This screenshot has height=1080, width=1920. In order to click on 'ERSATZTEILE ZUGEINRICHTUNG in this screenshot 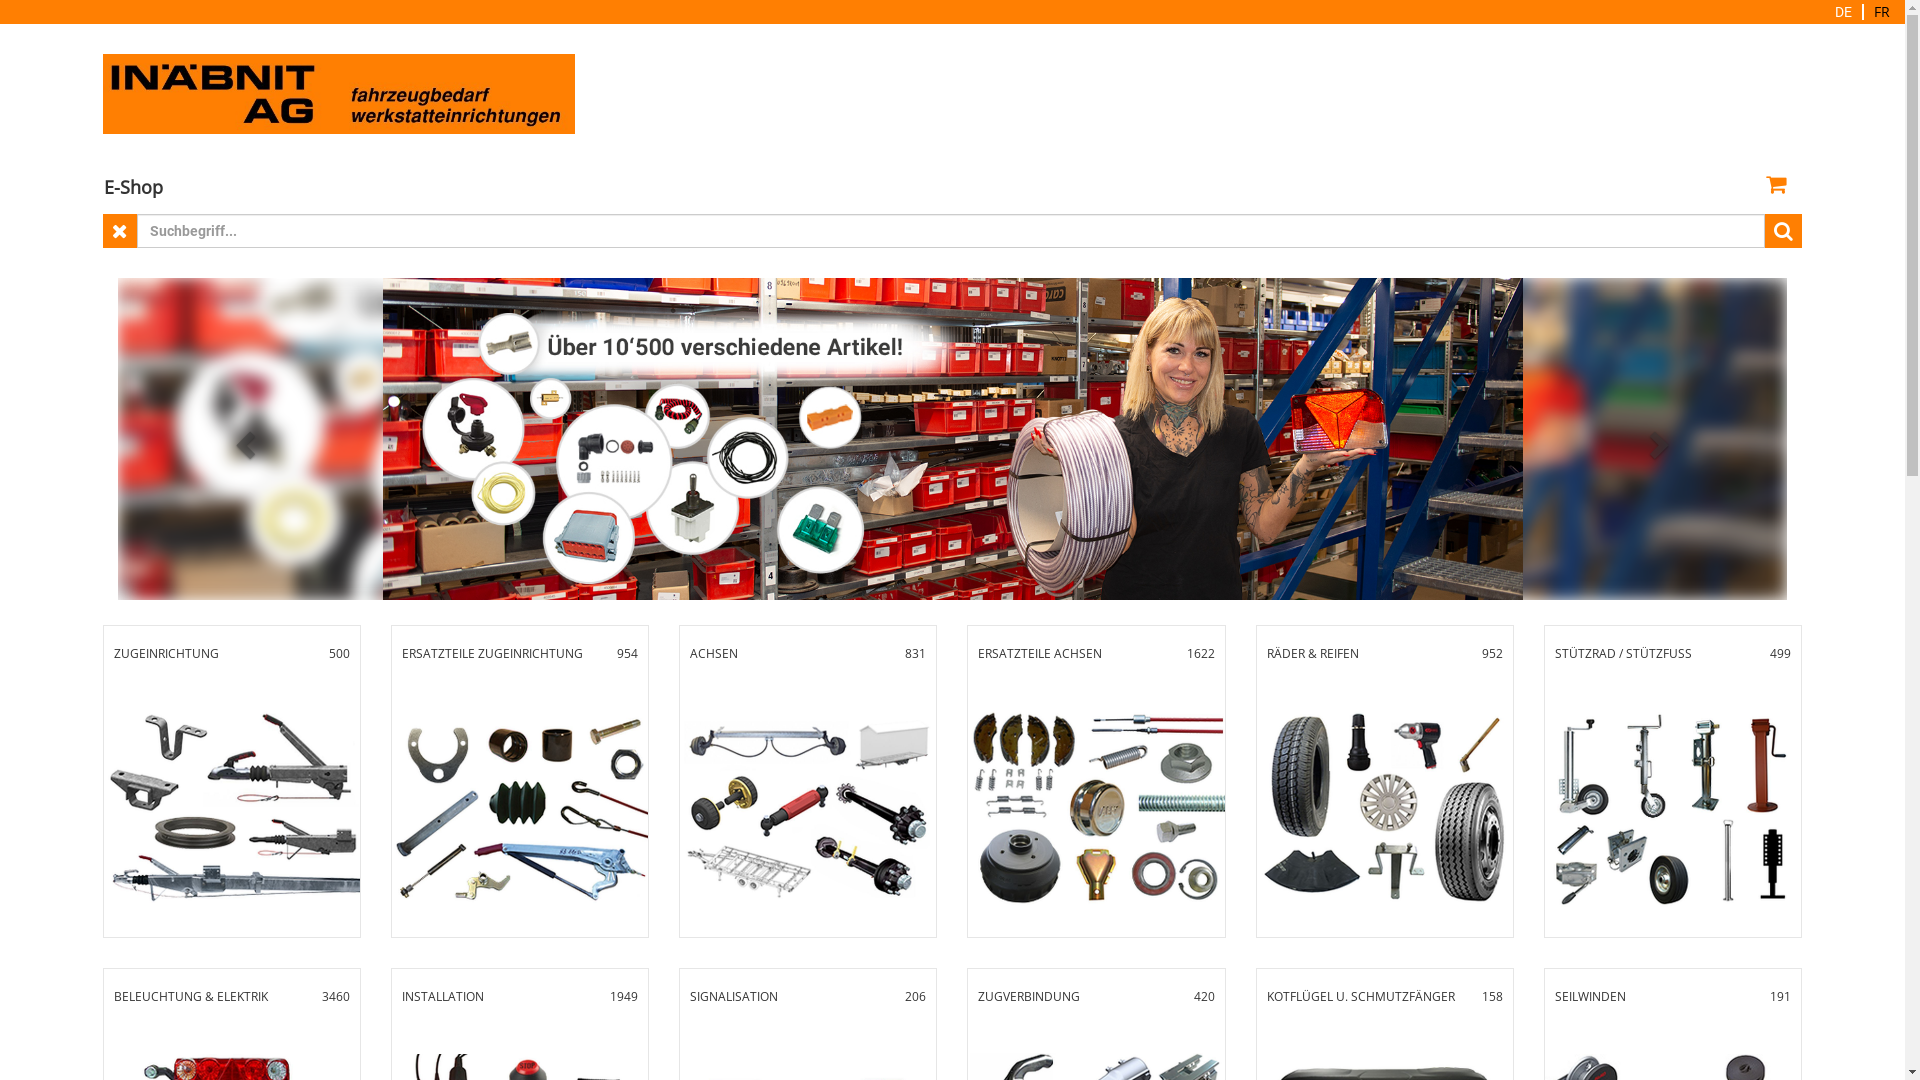, I will do `click(392, 780)`.